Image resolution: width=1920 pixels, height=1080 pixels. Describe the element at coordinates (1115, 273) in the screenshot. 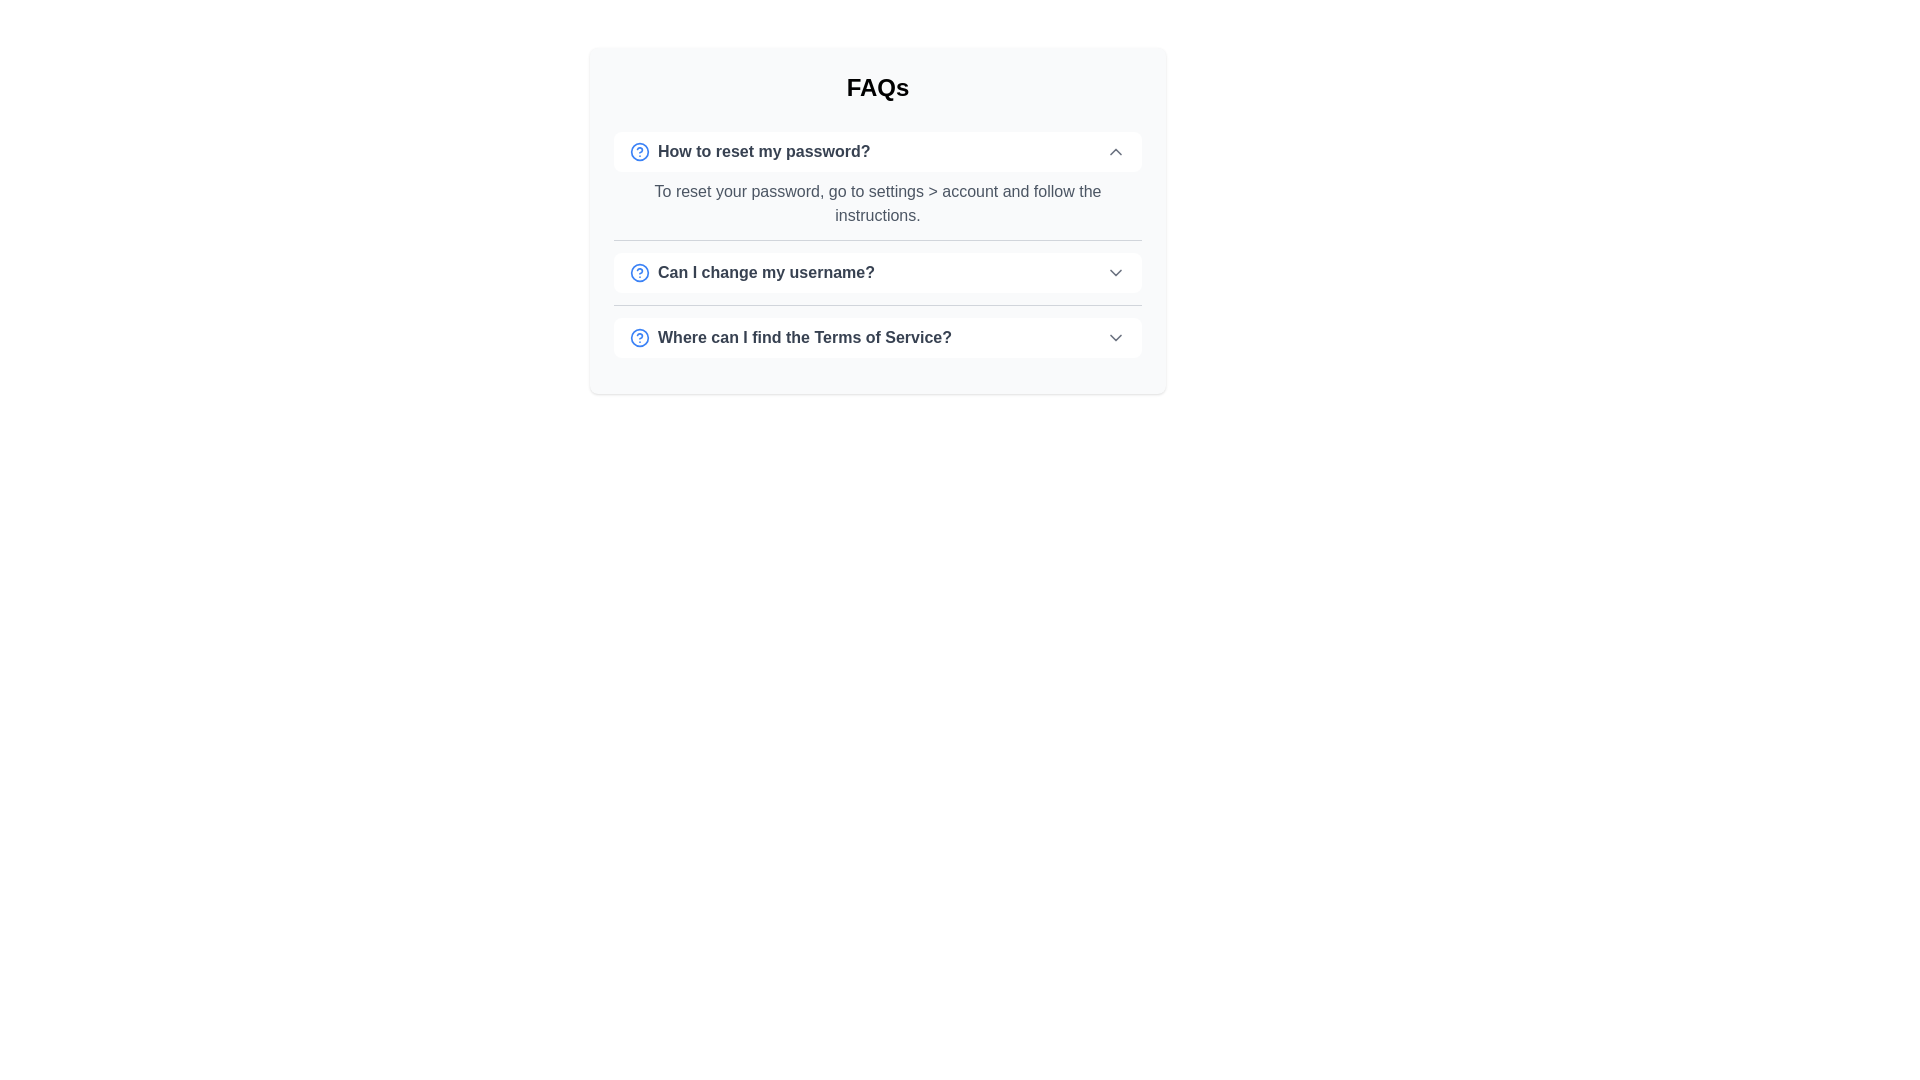

I see `the toggle icon for expanding or collapsing the FAQ item associated with 'Can I change my username?'` at that location.